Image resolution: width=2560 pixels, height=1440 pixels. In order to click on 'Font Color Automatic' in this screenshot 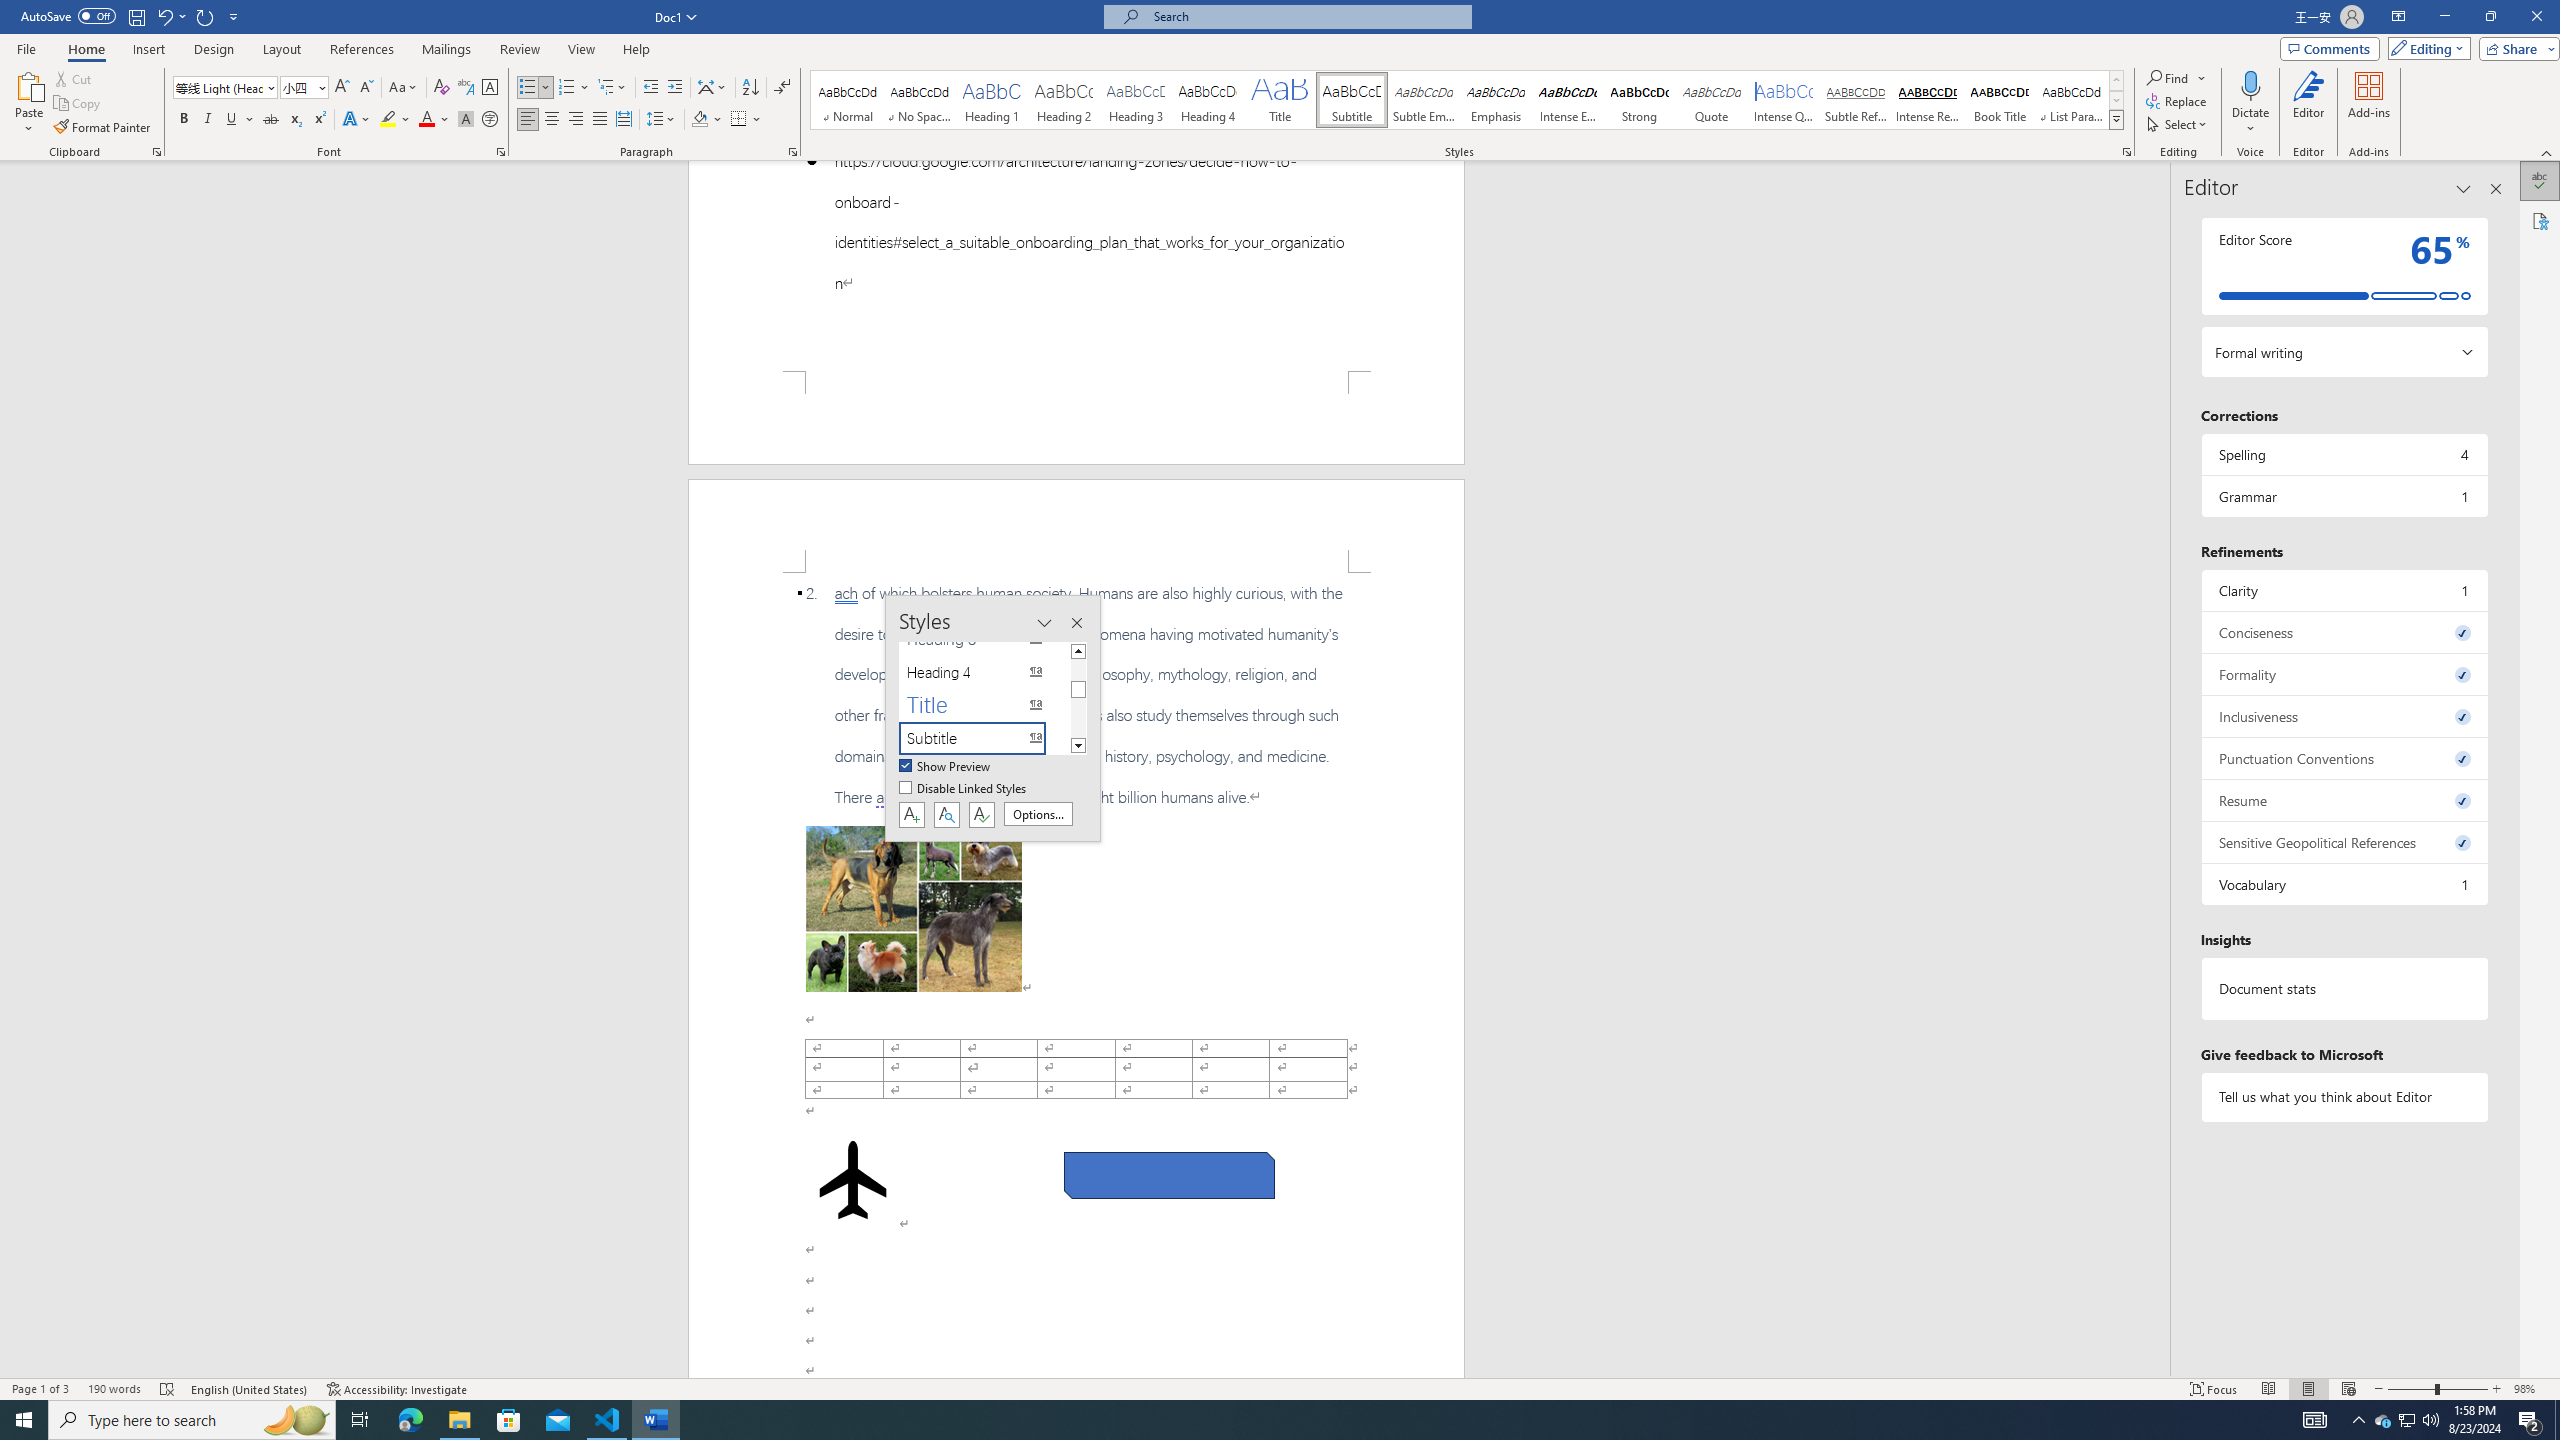, I will do `click(425, 118)`.